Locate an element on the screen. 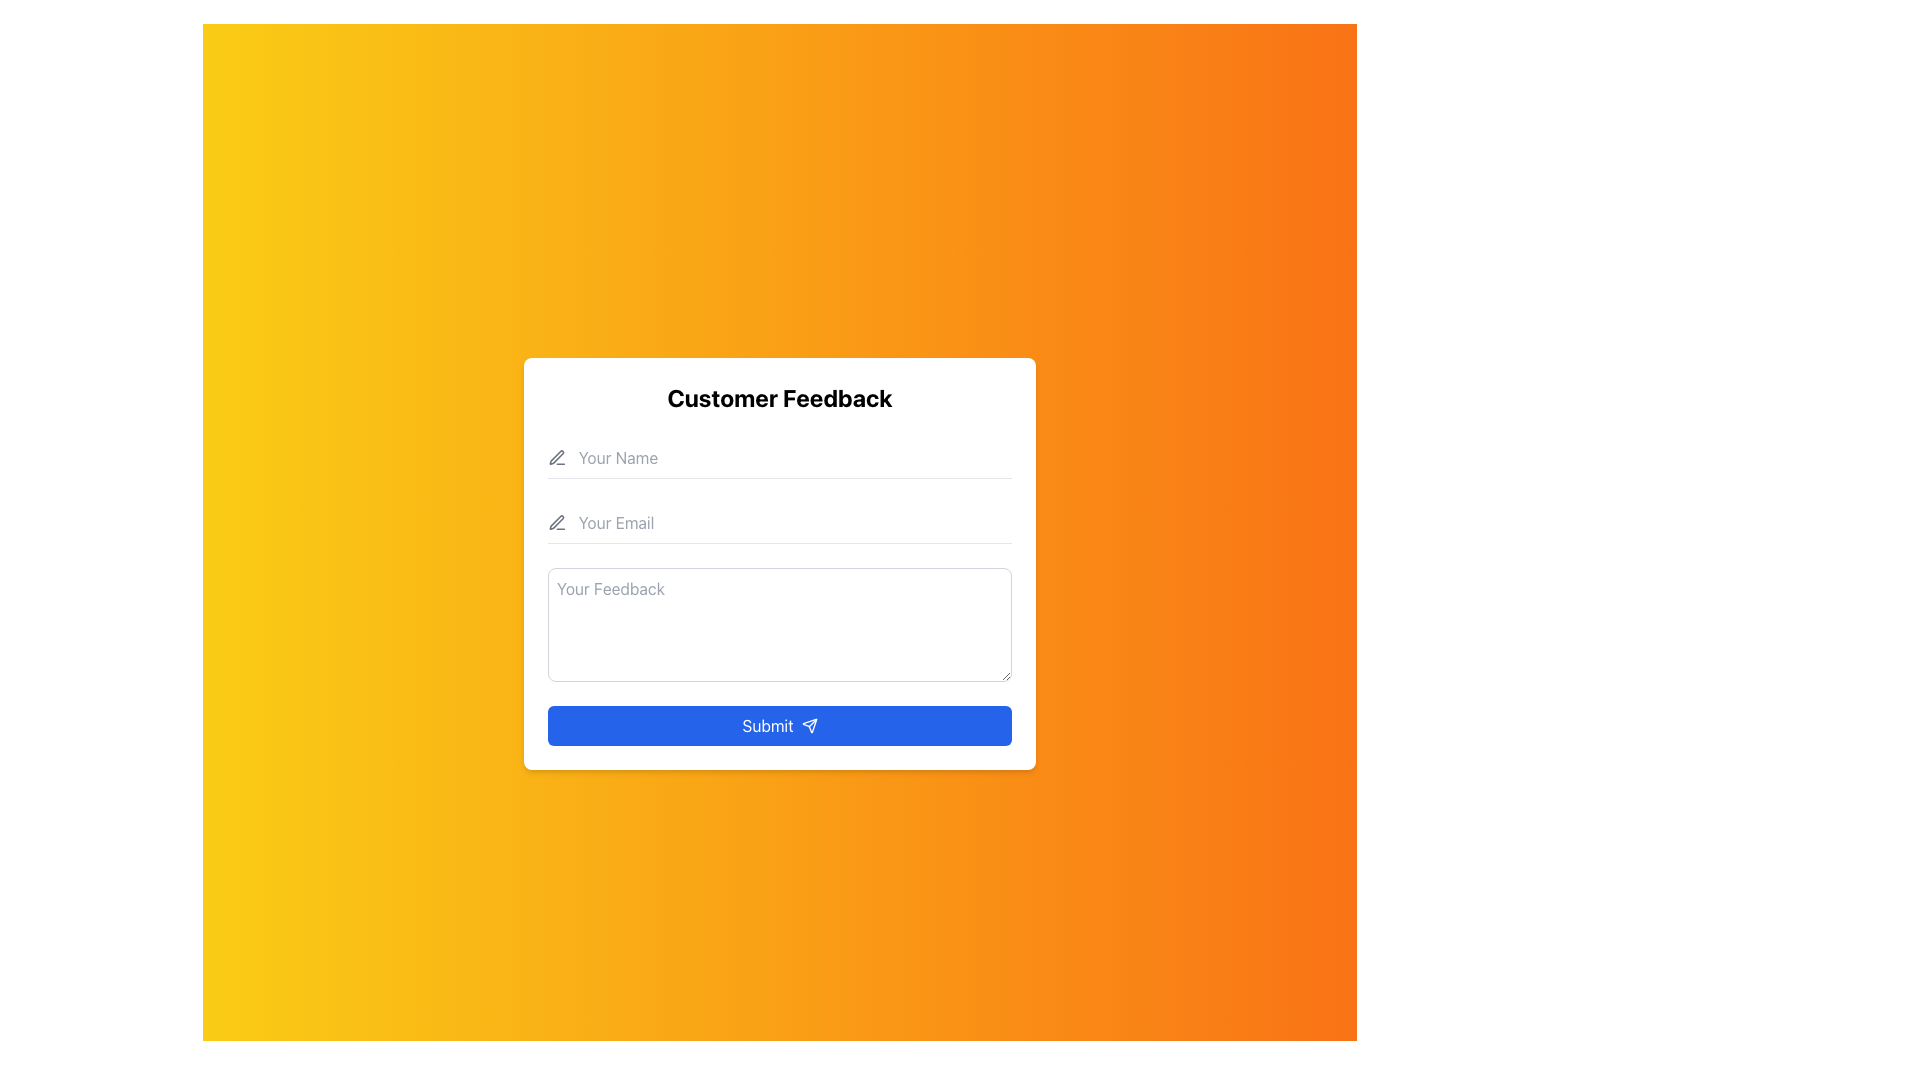 The width and height of the screenshot is (1920, 1080). the small triangular-shaped icon resembling a send symbol, which is located at the right end of the blue 'Submit' button is located at coordinates (809, 725).